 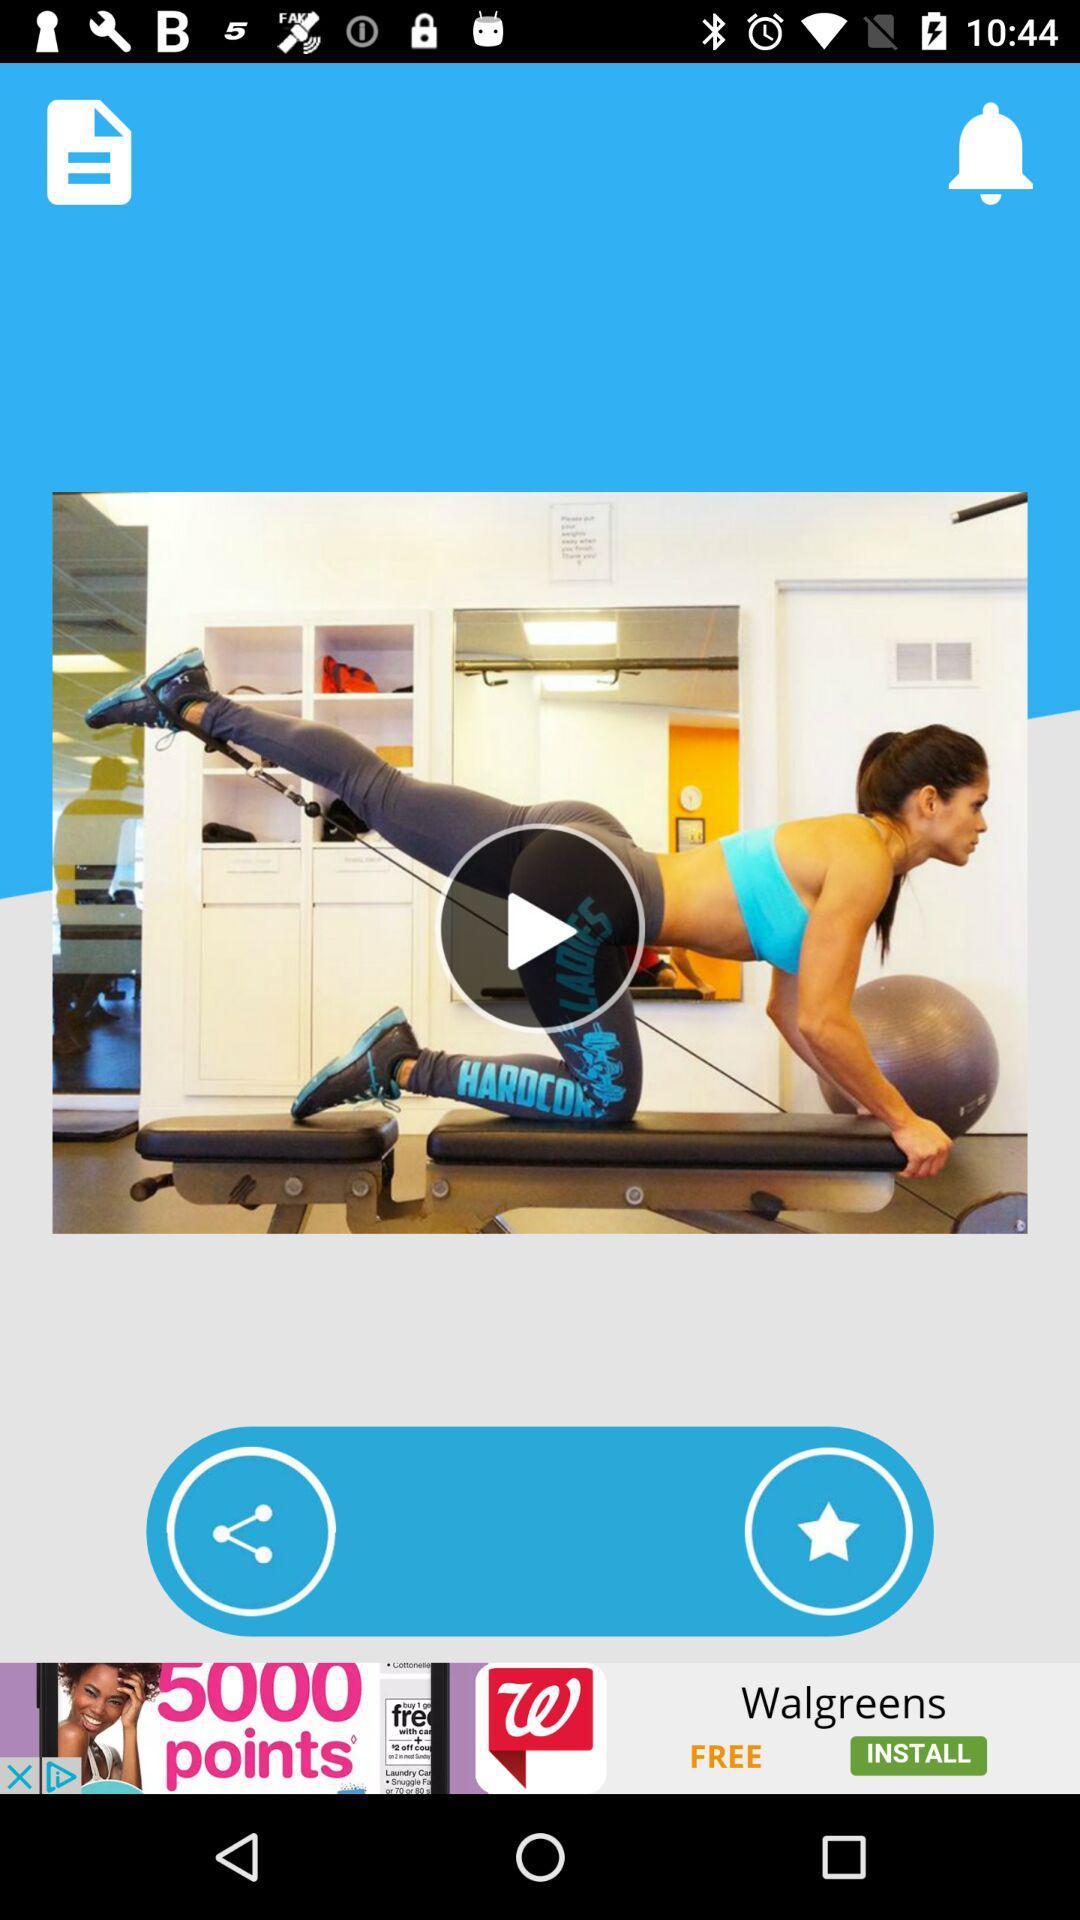 What do you see at coordinates (250, 1530) in the screenshot?
I see `share the video` at bounding box center [250, 1530].